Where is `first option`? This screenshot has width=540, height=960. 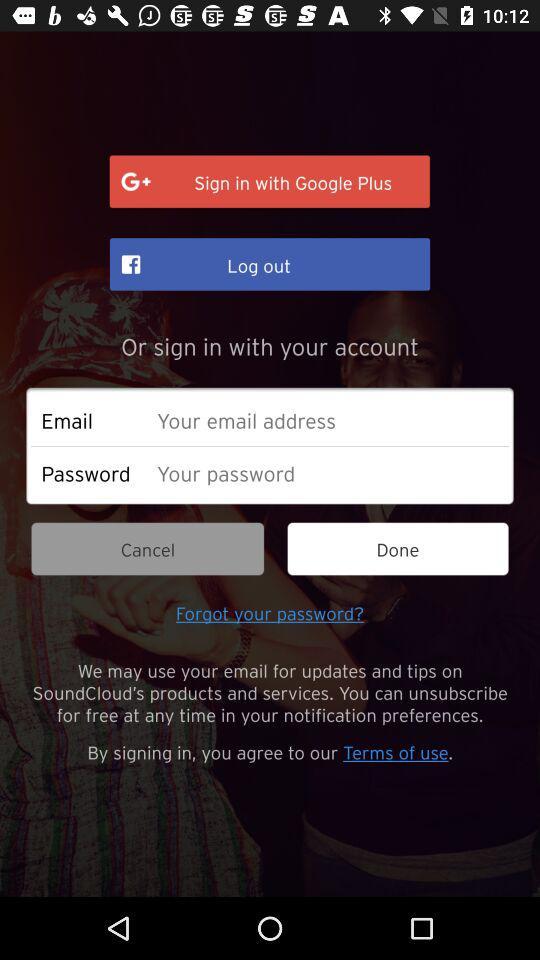
first option is located at coordinates (270, 182).